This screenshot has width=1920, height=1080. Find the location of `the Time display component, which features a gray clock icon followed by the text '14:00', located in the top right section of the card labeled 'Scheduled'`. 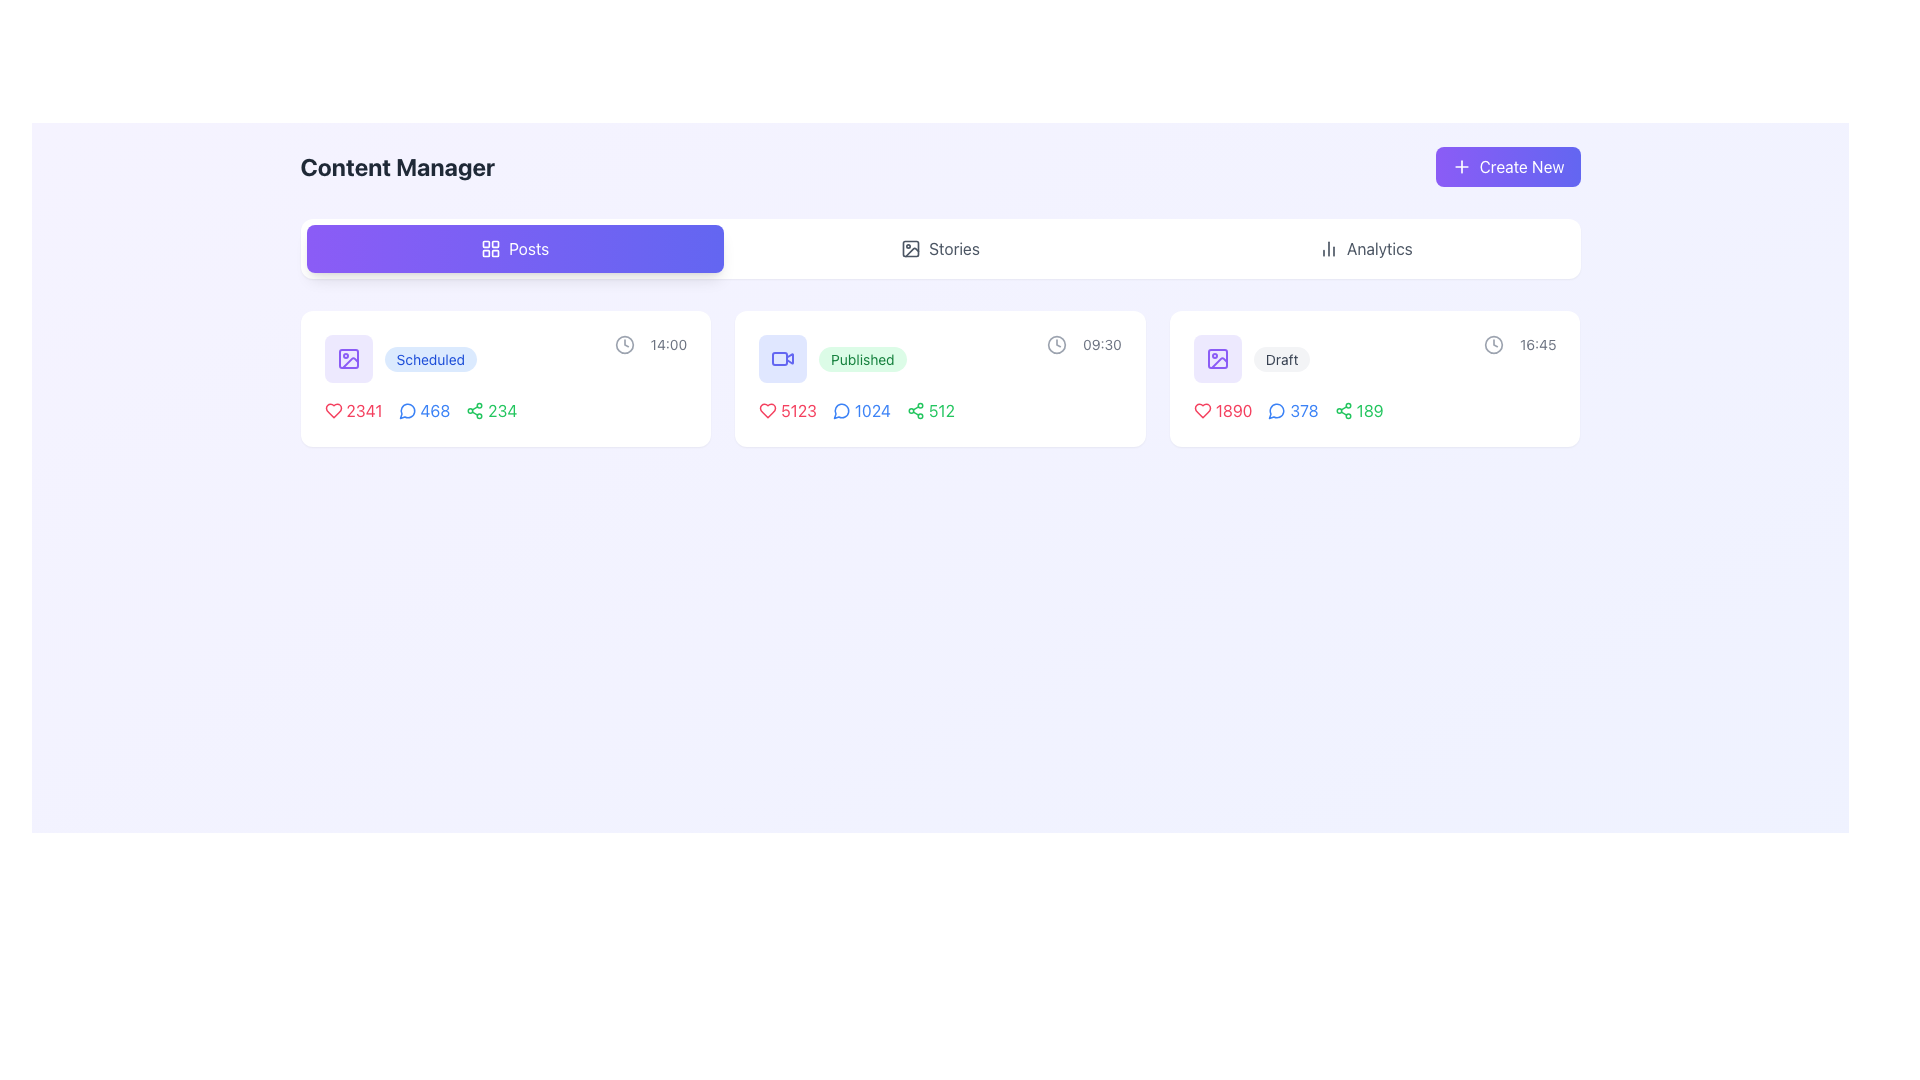

the Time display component, which features a gray clock icon followed by the text '14:00', located in the top right section of the card labeled 'Scheduled' is located at coordinates (650, 343).